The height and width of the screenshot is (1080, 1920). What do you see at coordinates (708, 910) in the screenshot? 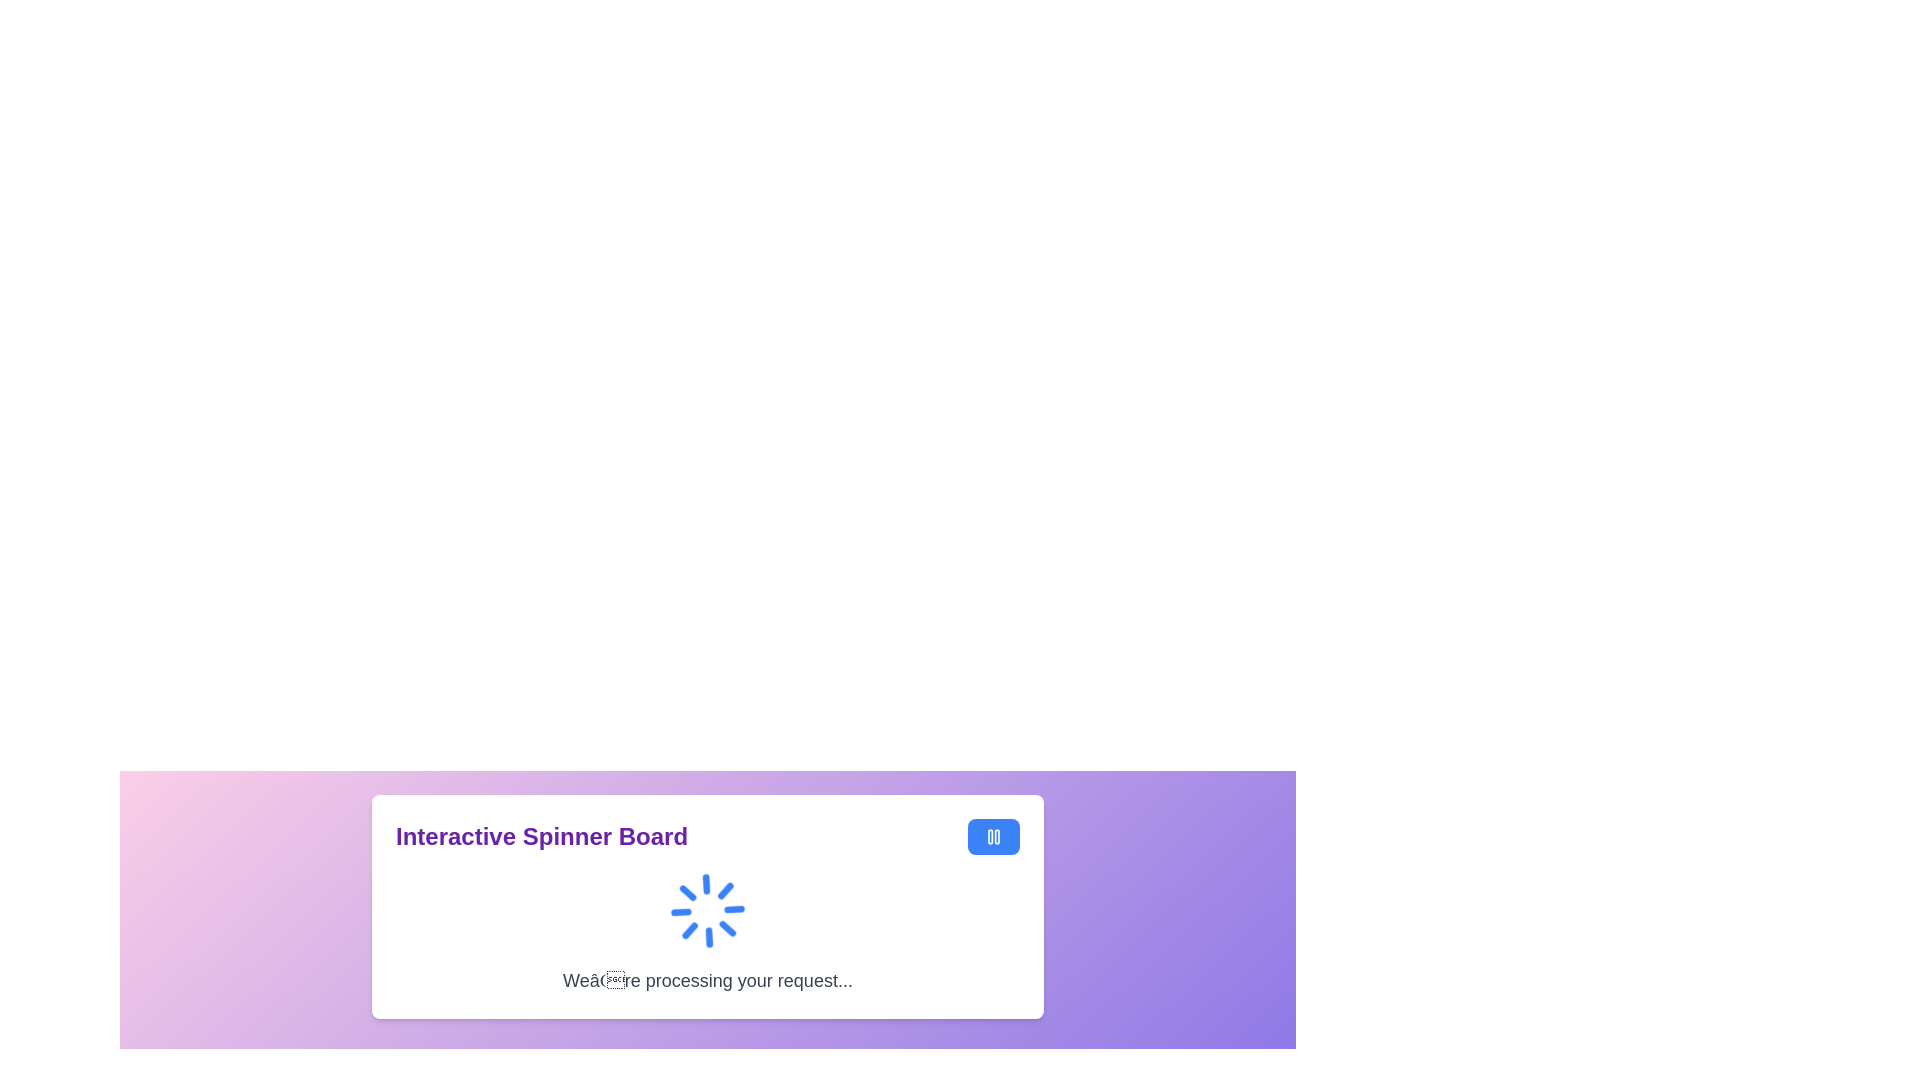
I see `the loading spinner located in the center of the card labeled 'Interactive Spinner Board' to determine if the process is still ongoing` at bounding box center [708, 910].